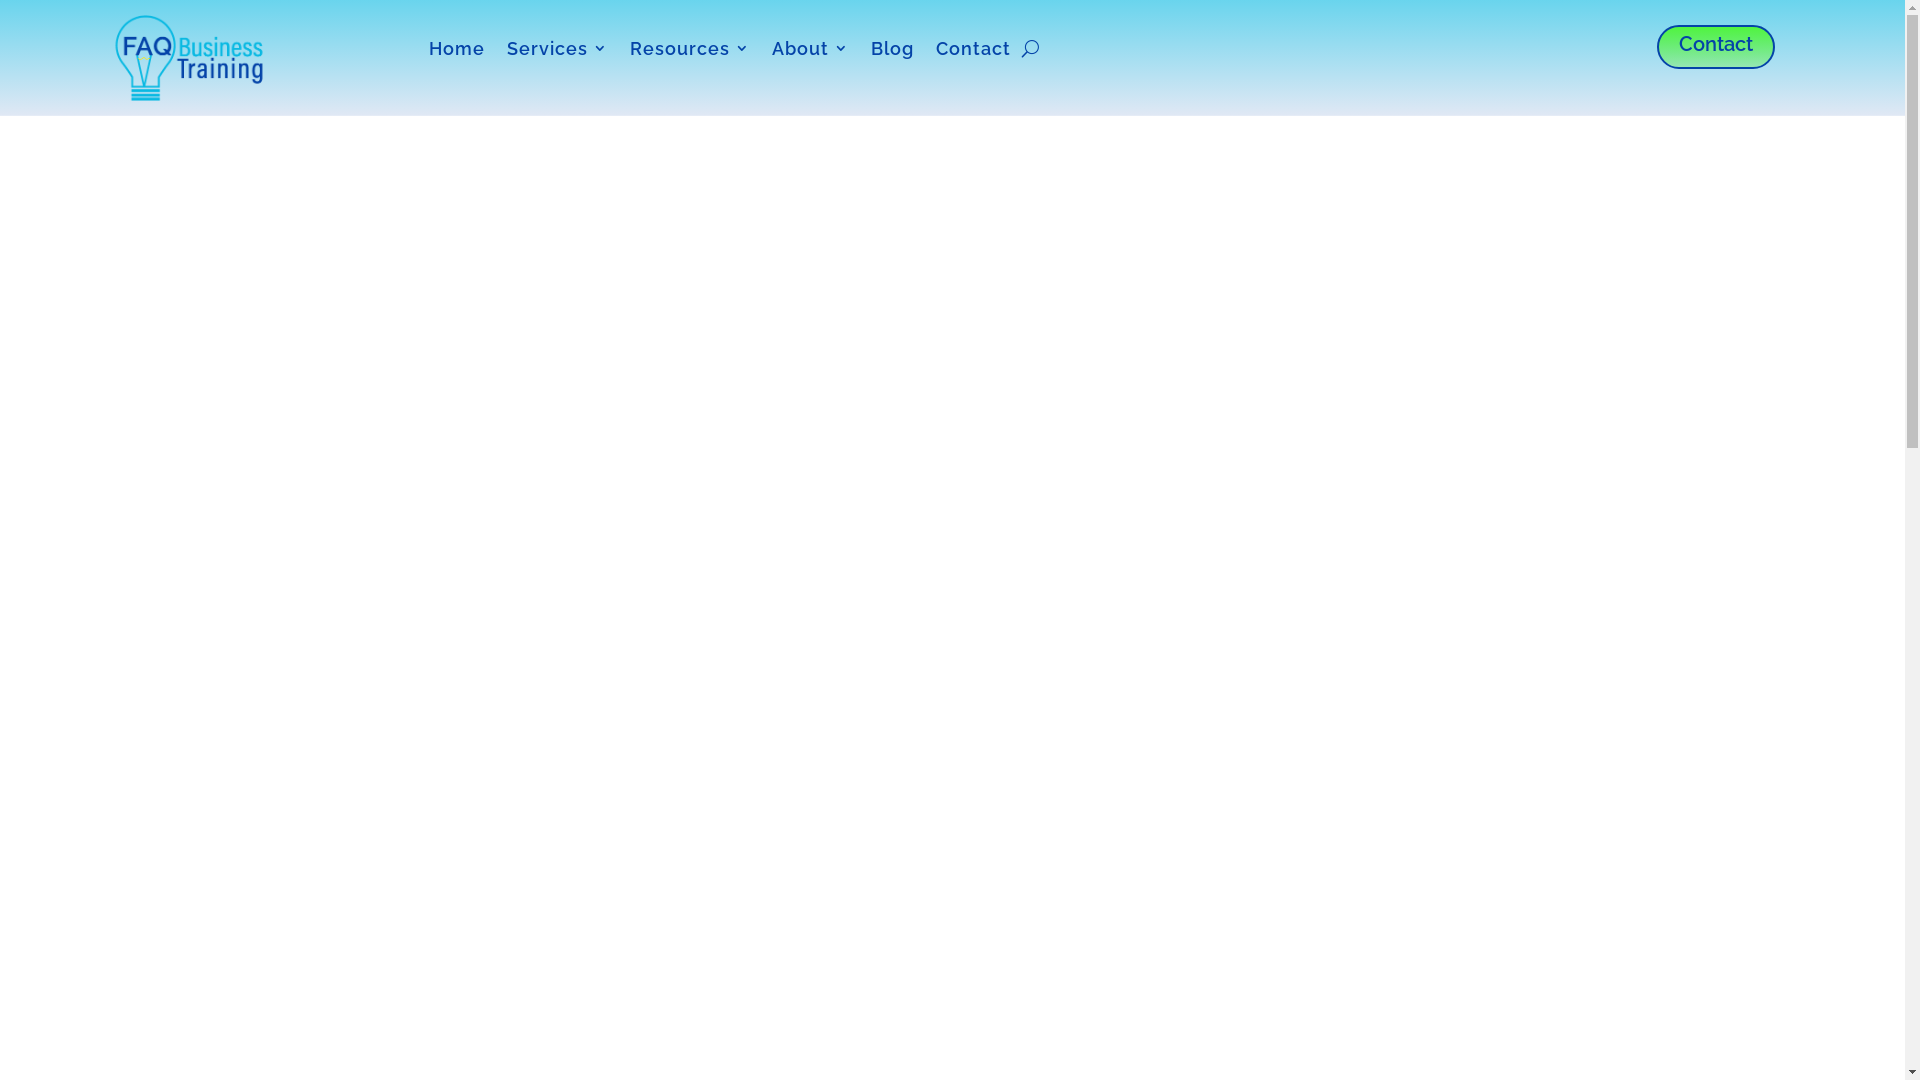  What do you see at coordinates (455, 51) in the screenshot?
I see `'Home'` at bounding box center [455, 51].